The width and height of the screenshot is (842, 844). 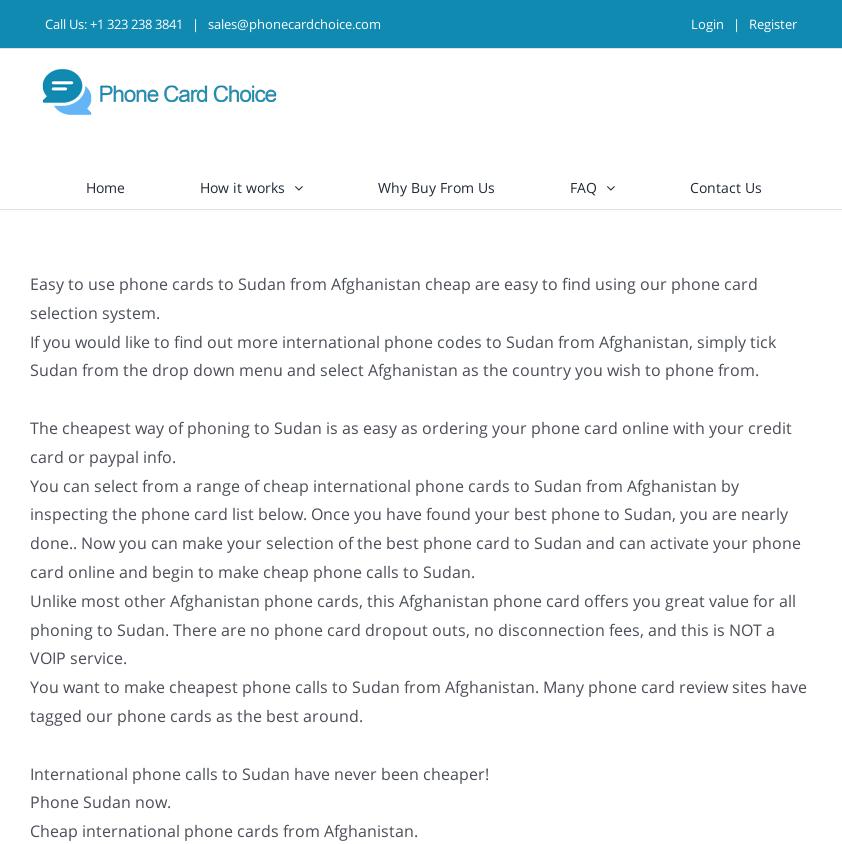 I want to click on 'How To Buy', so click(x=602, y=235).